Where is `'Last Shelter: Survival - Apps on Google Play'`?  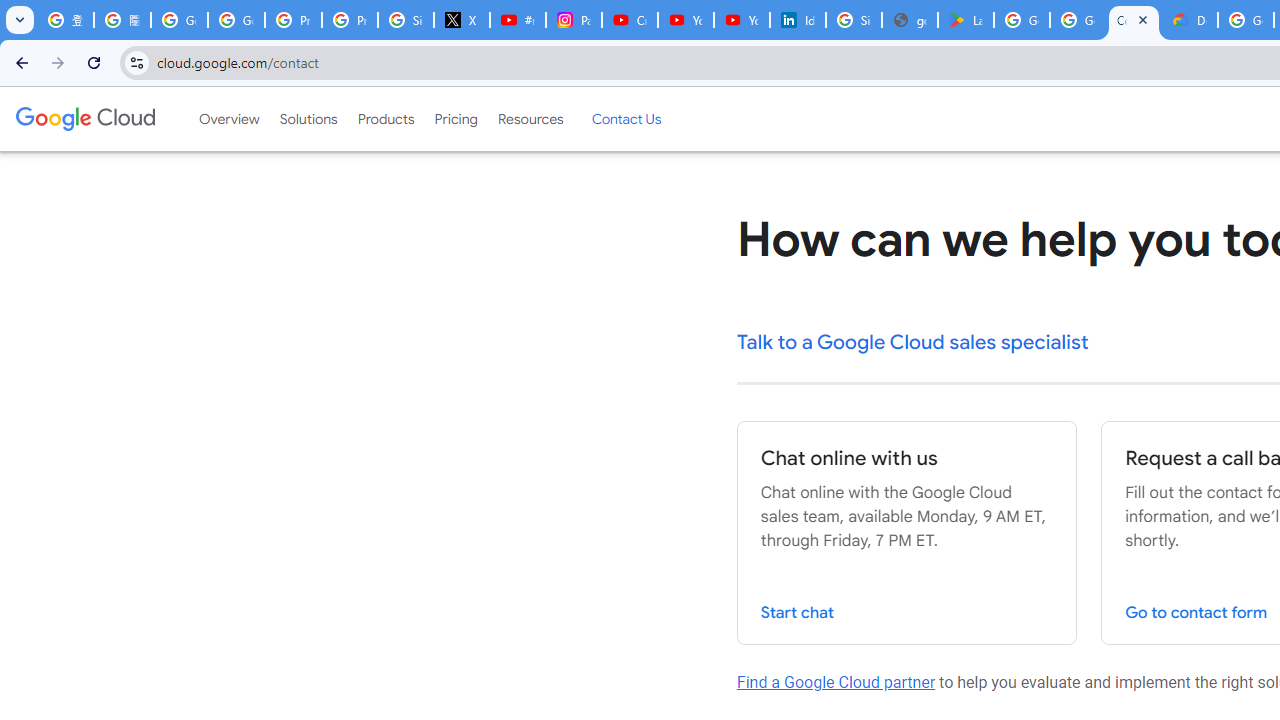 'Last Shelter: Survival - Apps on Google Play' is located at coordinates (966, 20).